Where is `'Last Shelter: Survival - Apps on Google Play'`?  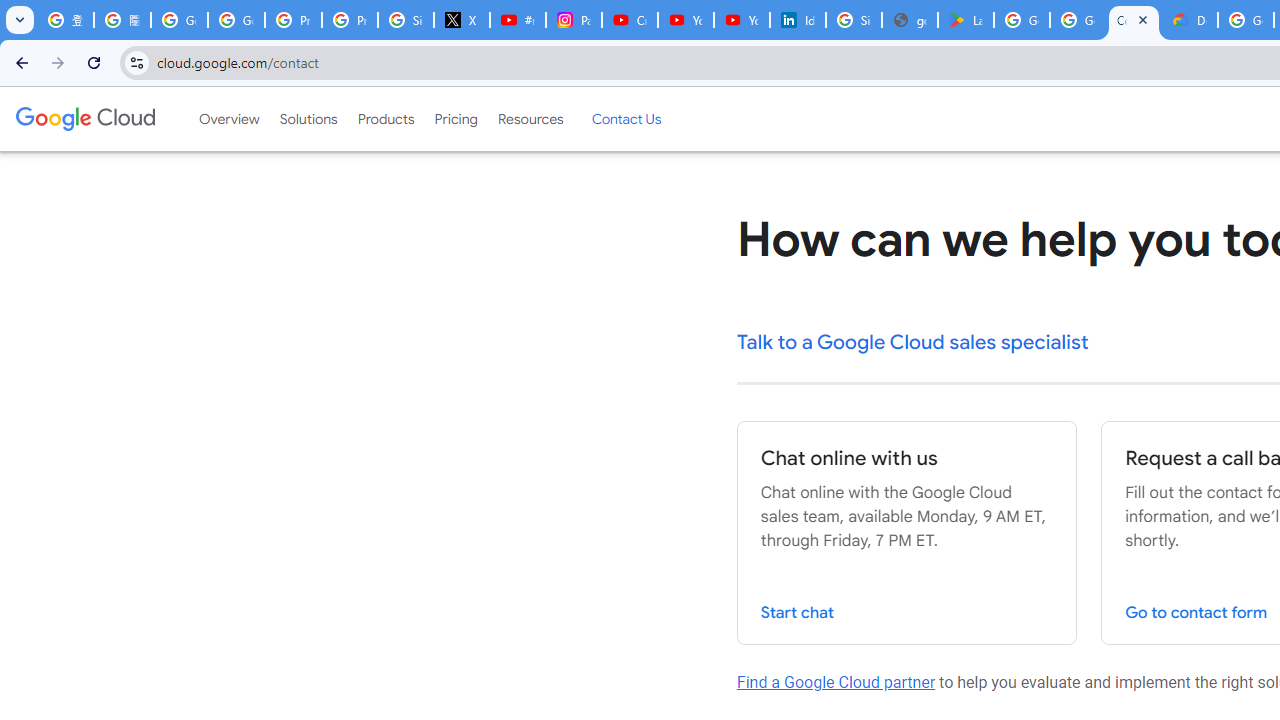 'Last Shelter: Survival - Apps on Google Play' is located at coordinates (966, 20).